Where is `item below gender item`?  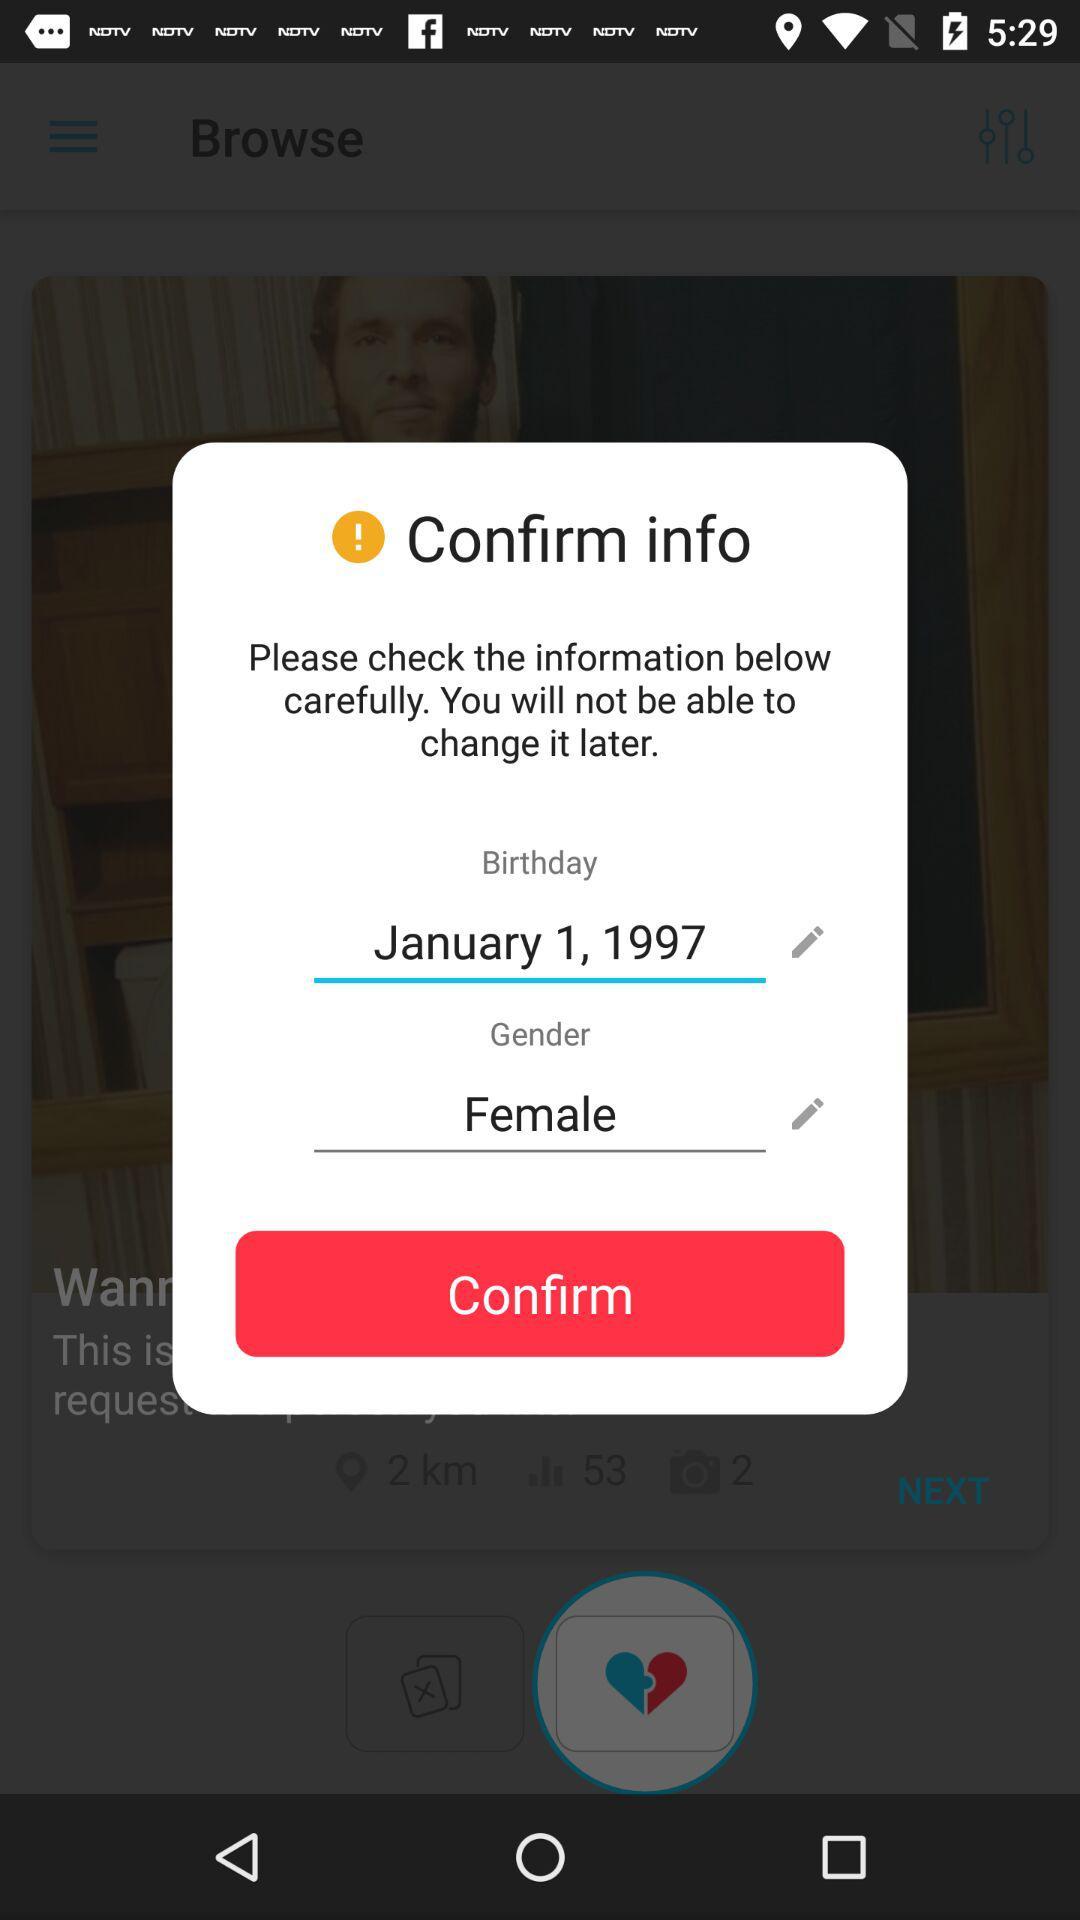
item below gender item is located at coordinates (540, 1112).